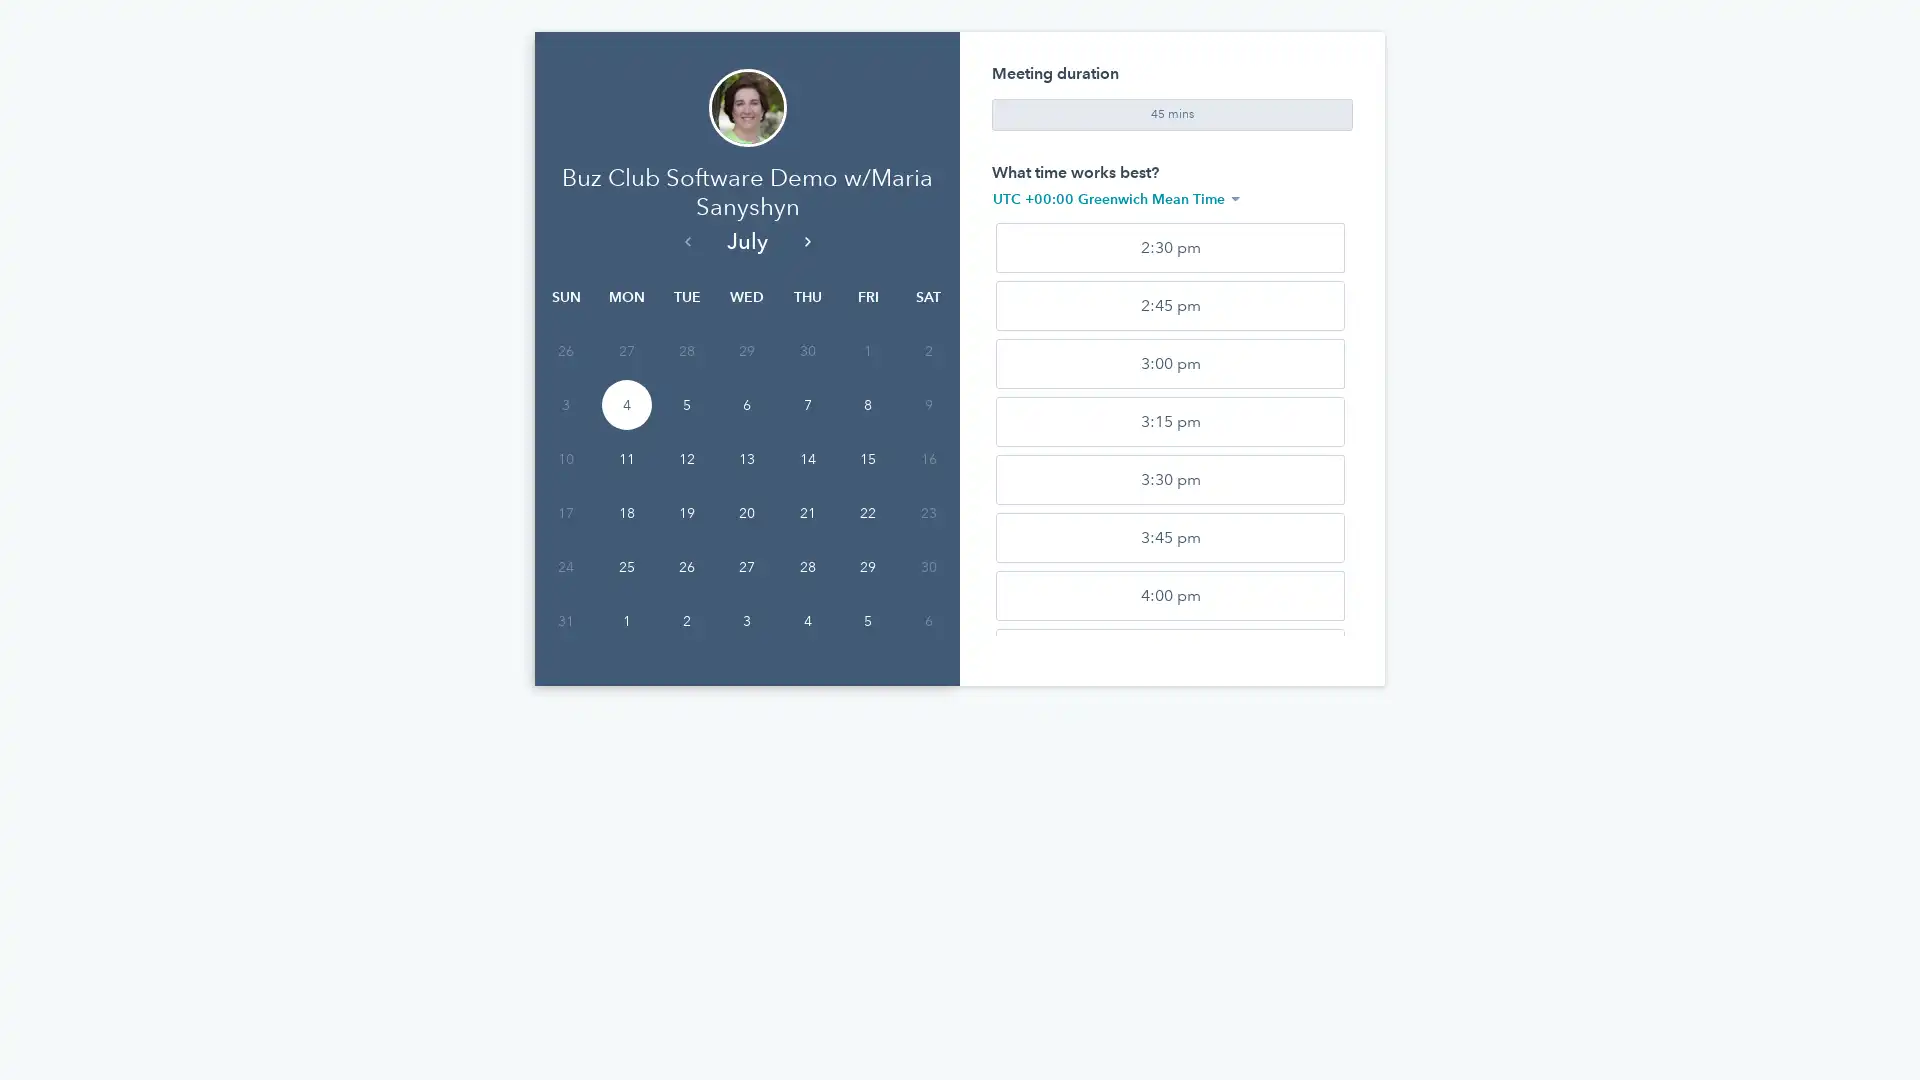 The image size is (1920, 1080). Describe the element at coordinates (624, 426) in the screenshot. I see `June 27th` at that location.